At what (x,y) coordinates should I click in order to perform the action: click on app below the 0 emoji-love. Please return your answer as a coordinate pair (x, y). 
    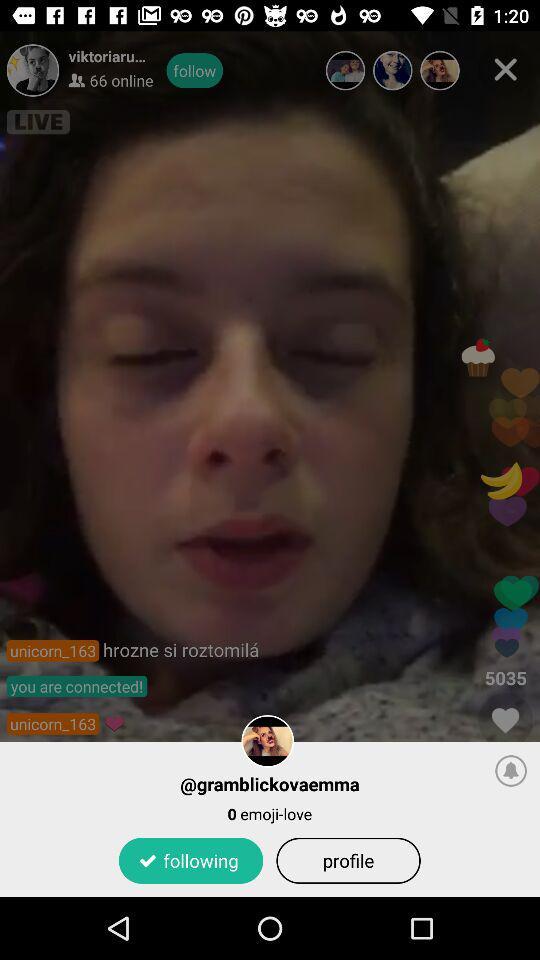
    Looking at the image, I should click on (347, 859).